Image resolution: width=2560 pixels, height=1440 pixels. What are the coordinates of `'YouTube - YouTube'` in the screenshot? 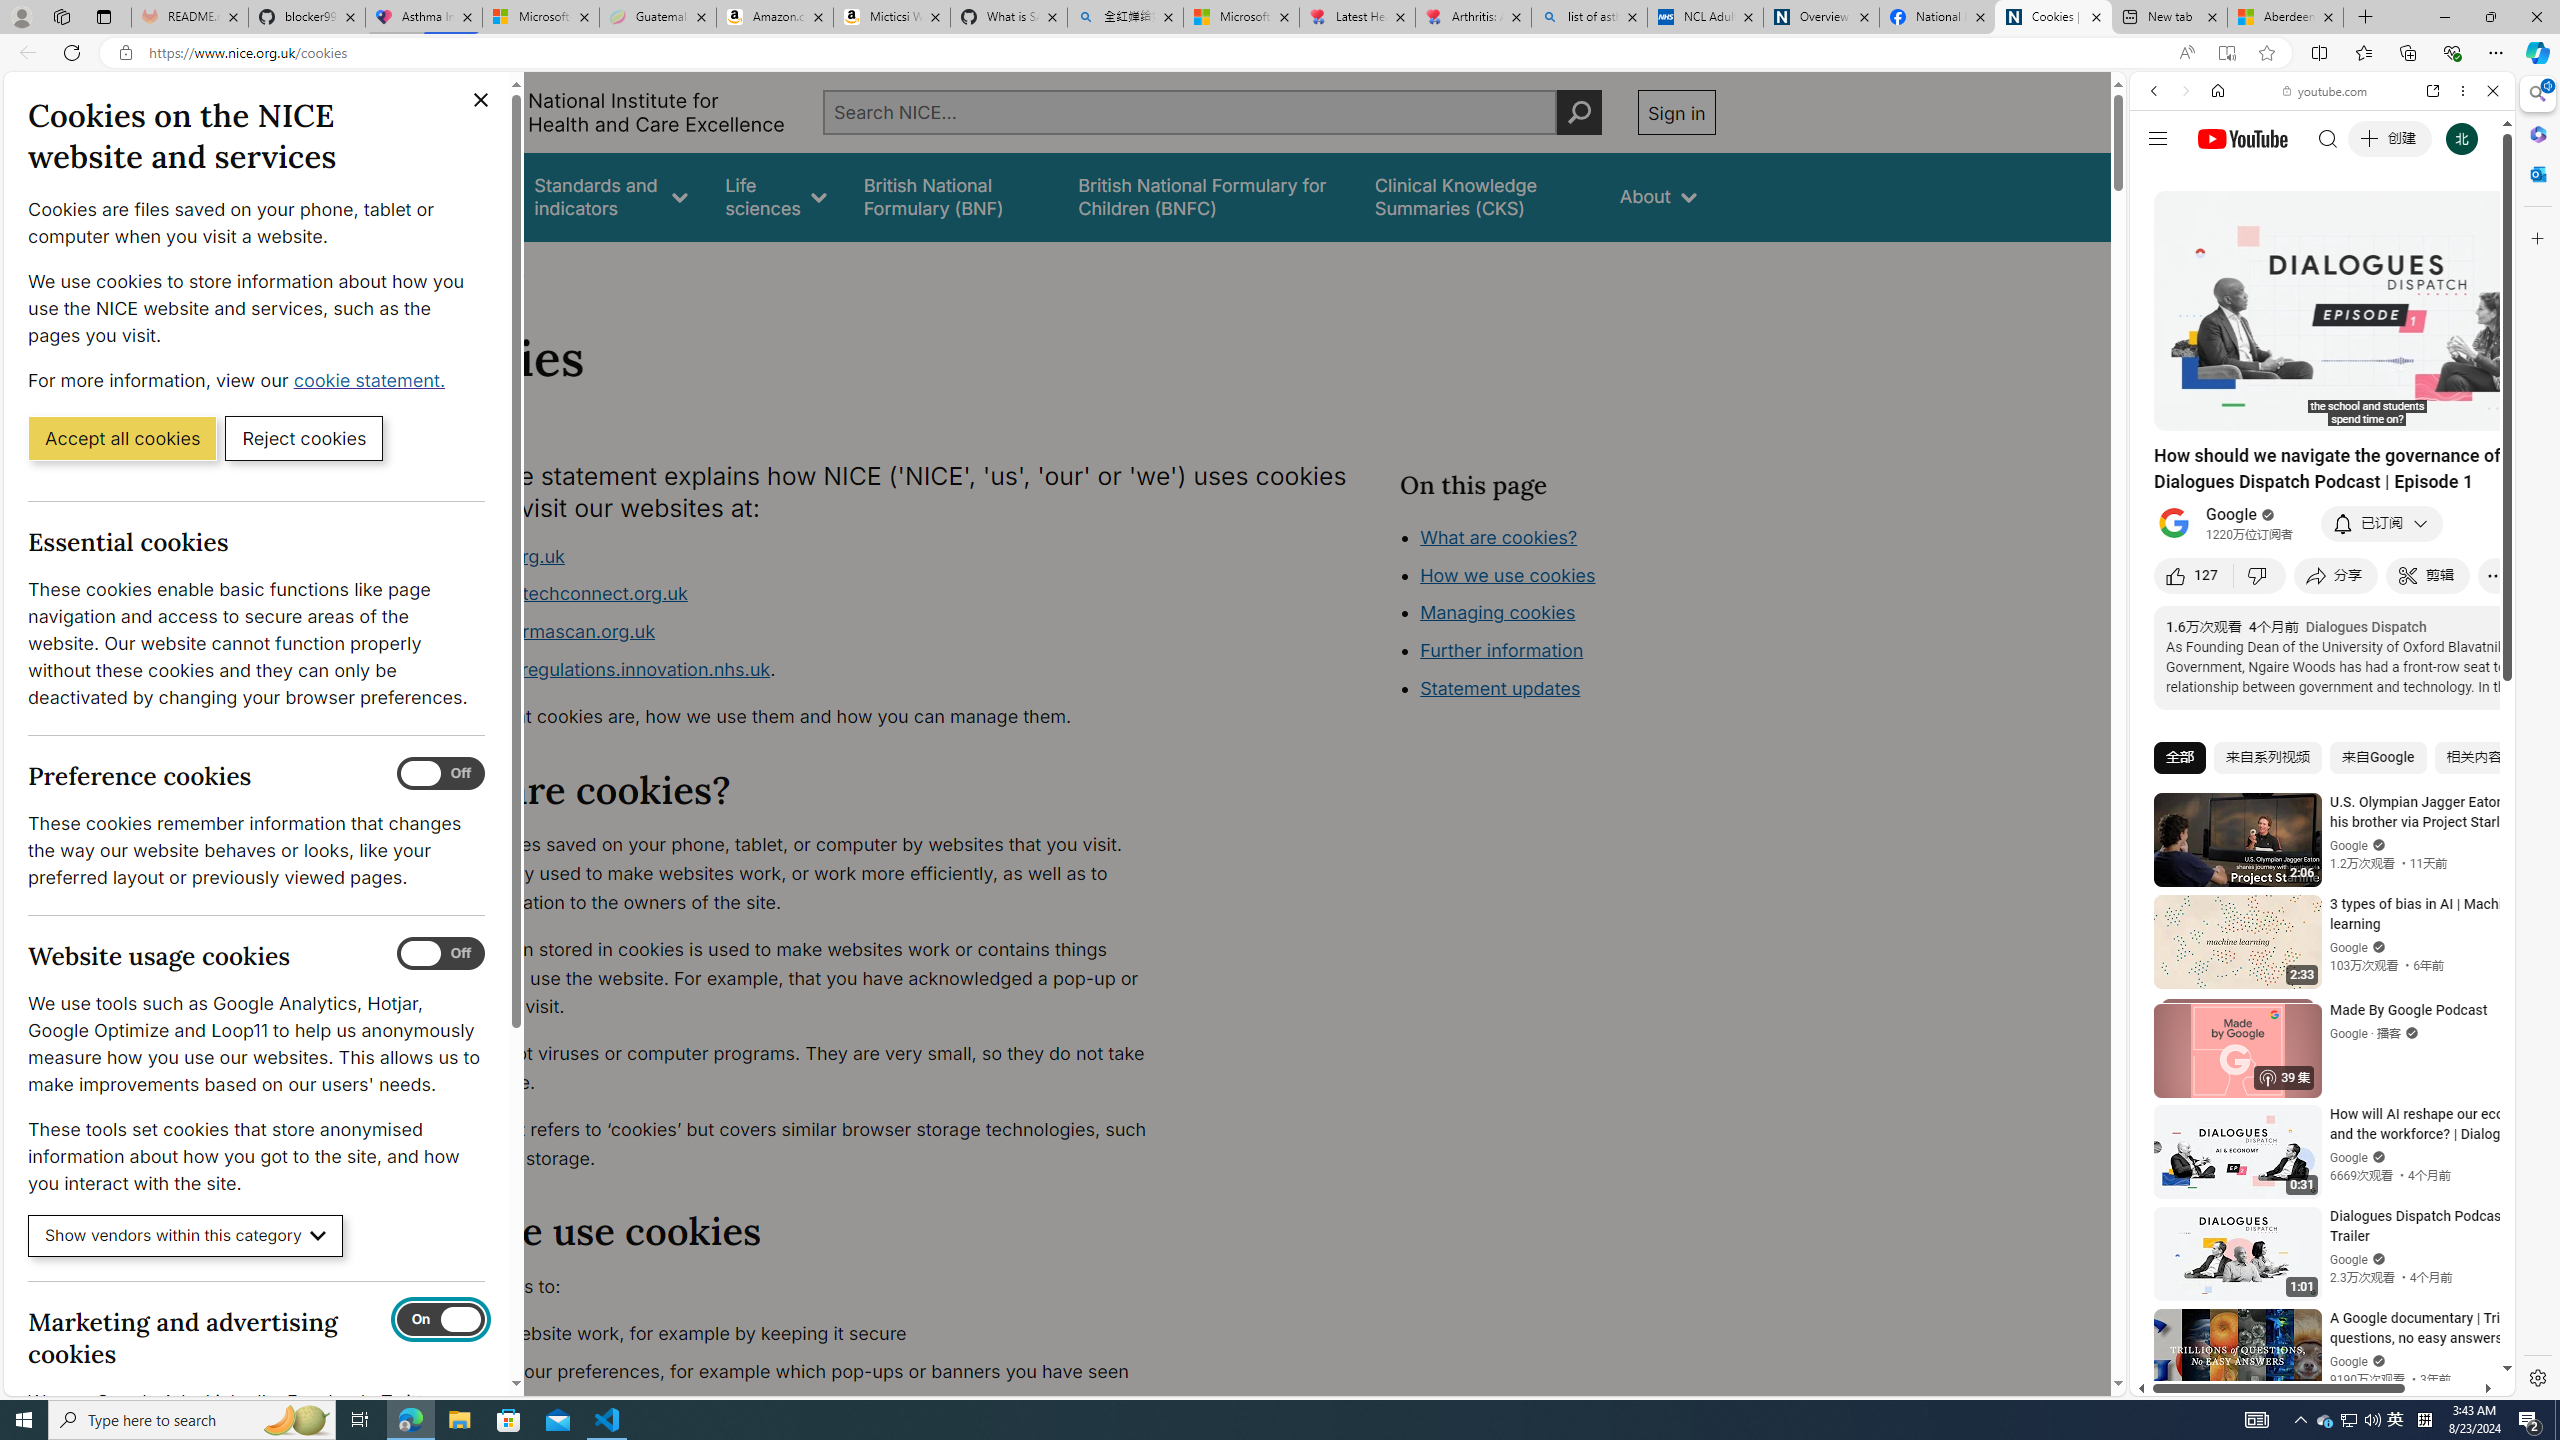 It's located at (2314, 985).